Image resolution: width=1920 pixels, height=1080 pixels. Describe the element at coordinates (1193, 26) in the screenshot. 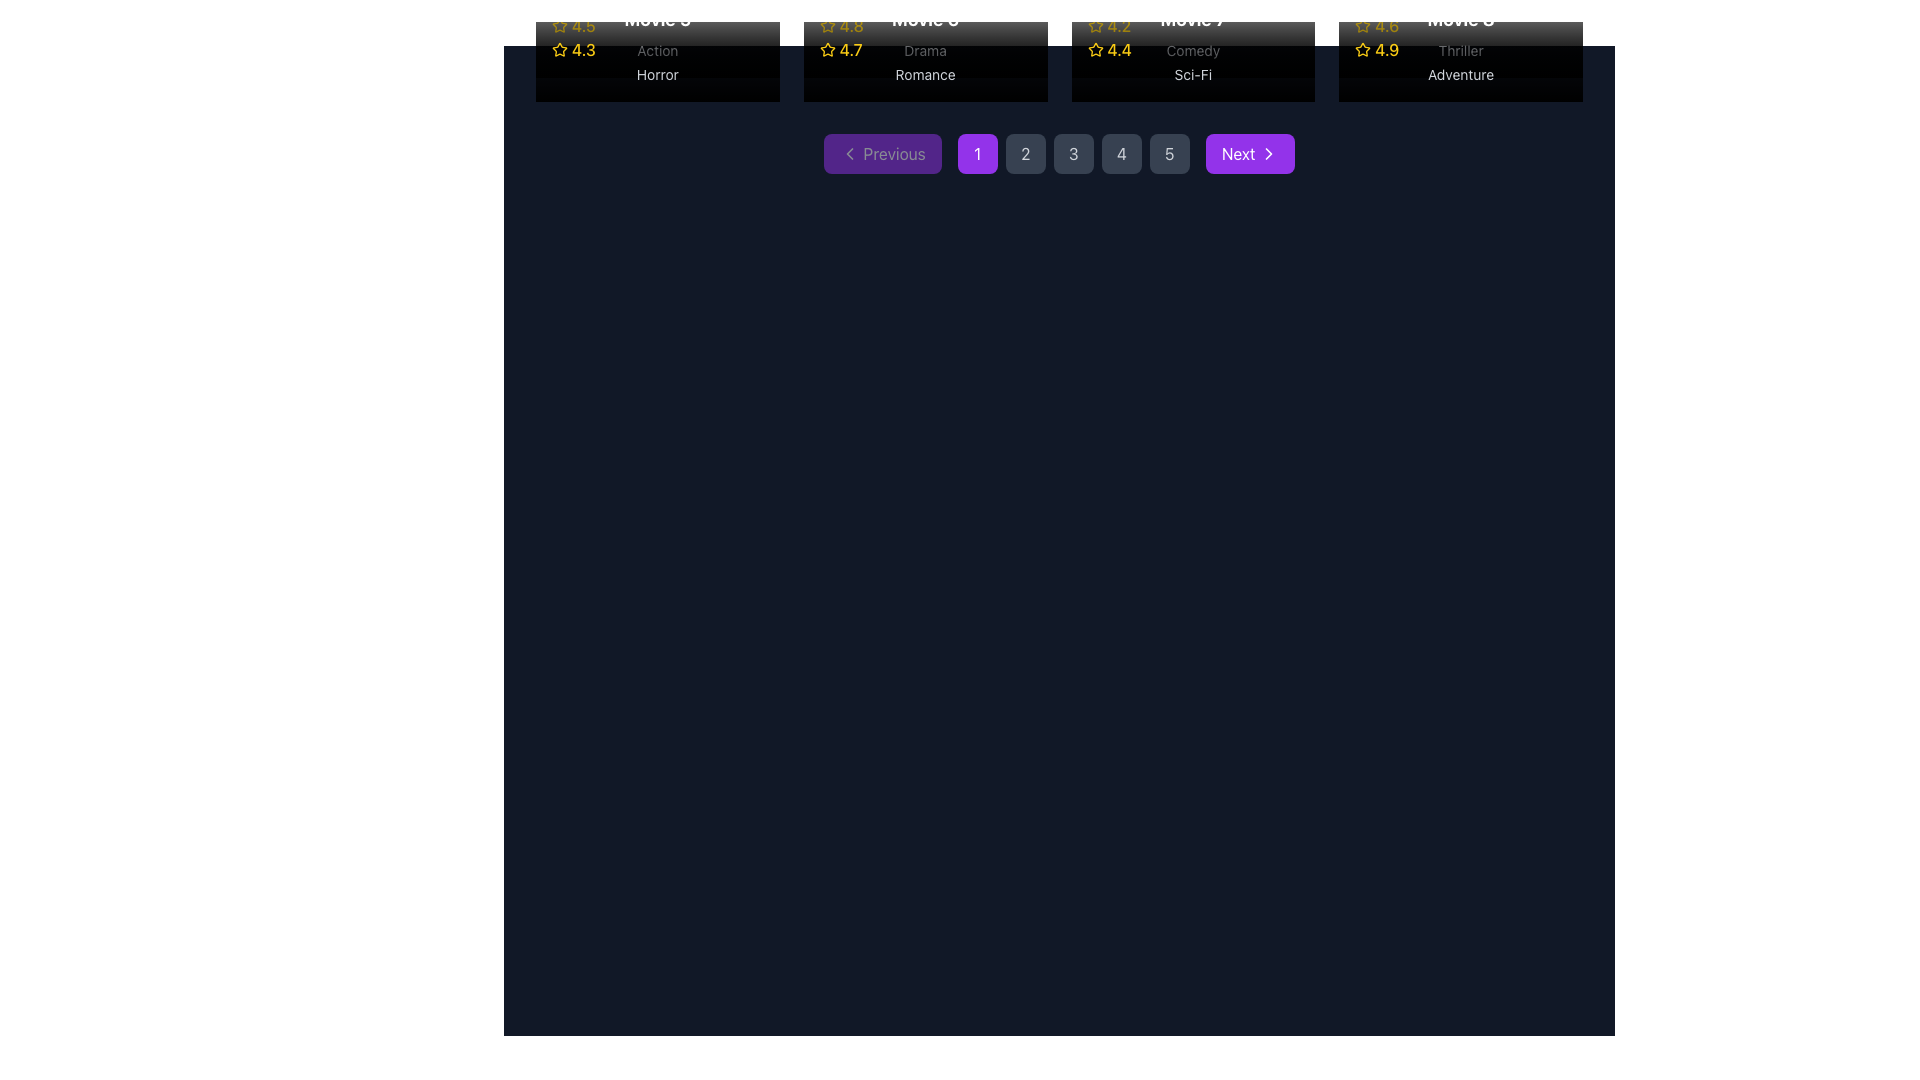

I see `the static Rating display located at the bottom of the 'Movie 3' card, above the genre label 'Comedy'` at that location.